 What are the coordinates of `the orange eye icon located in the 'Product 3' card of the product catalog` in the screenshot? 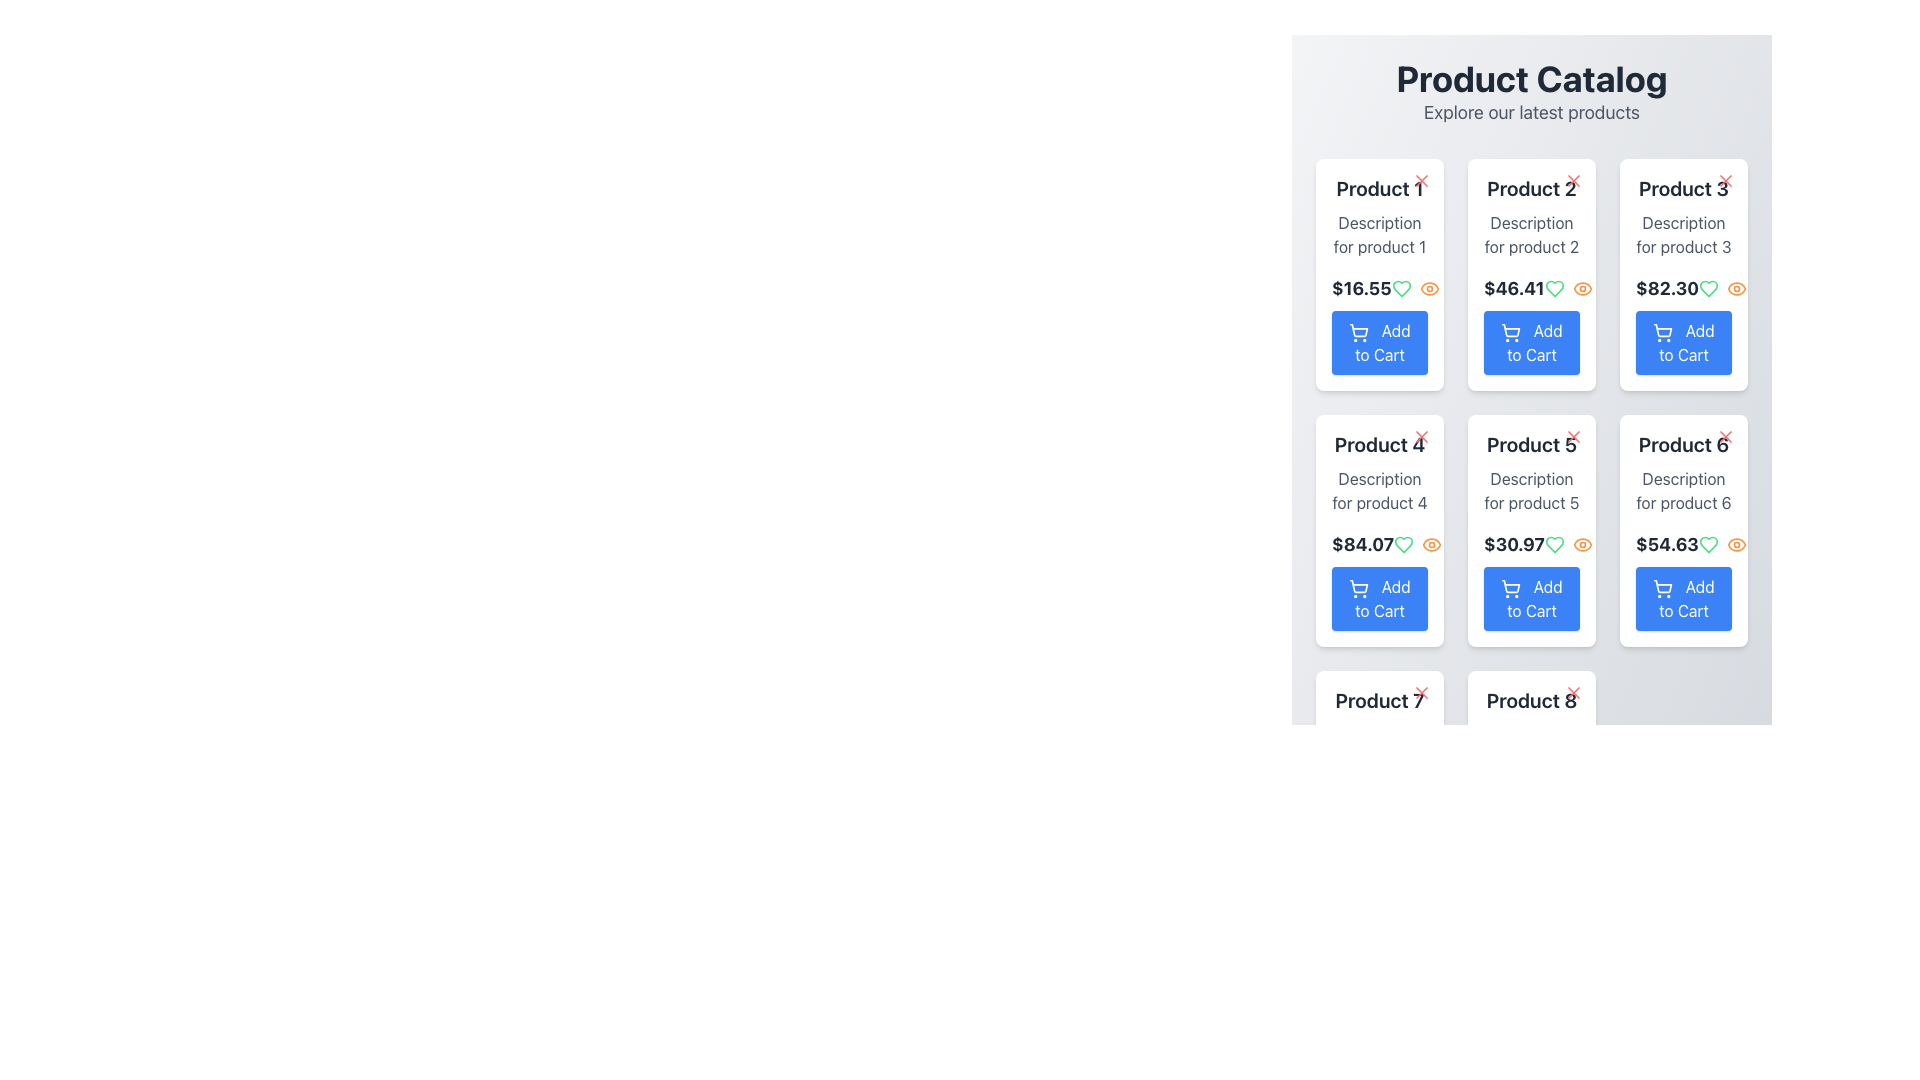 It's located at (1736, 289).